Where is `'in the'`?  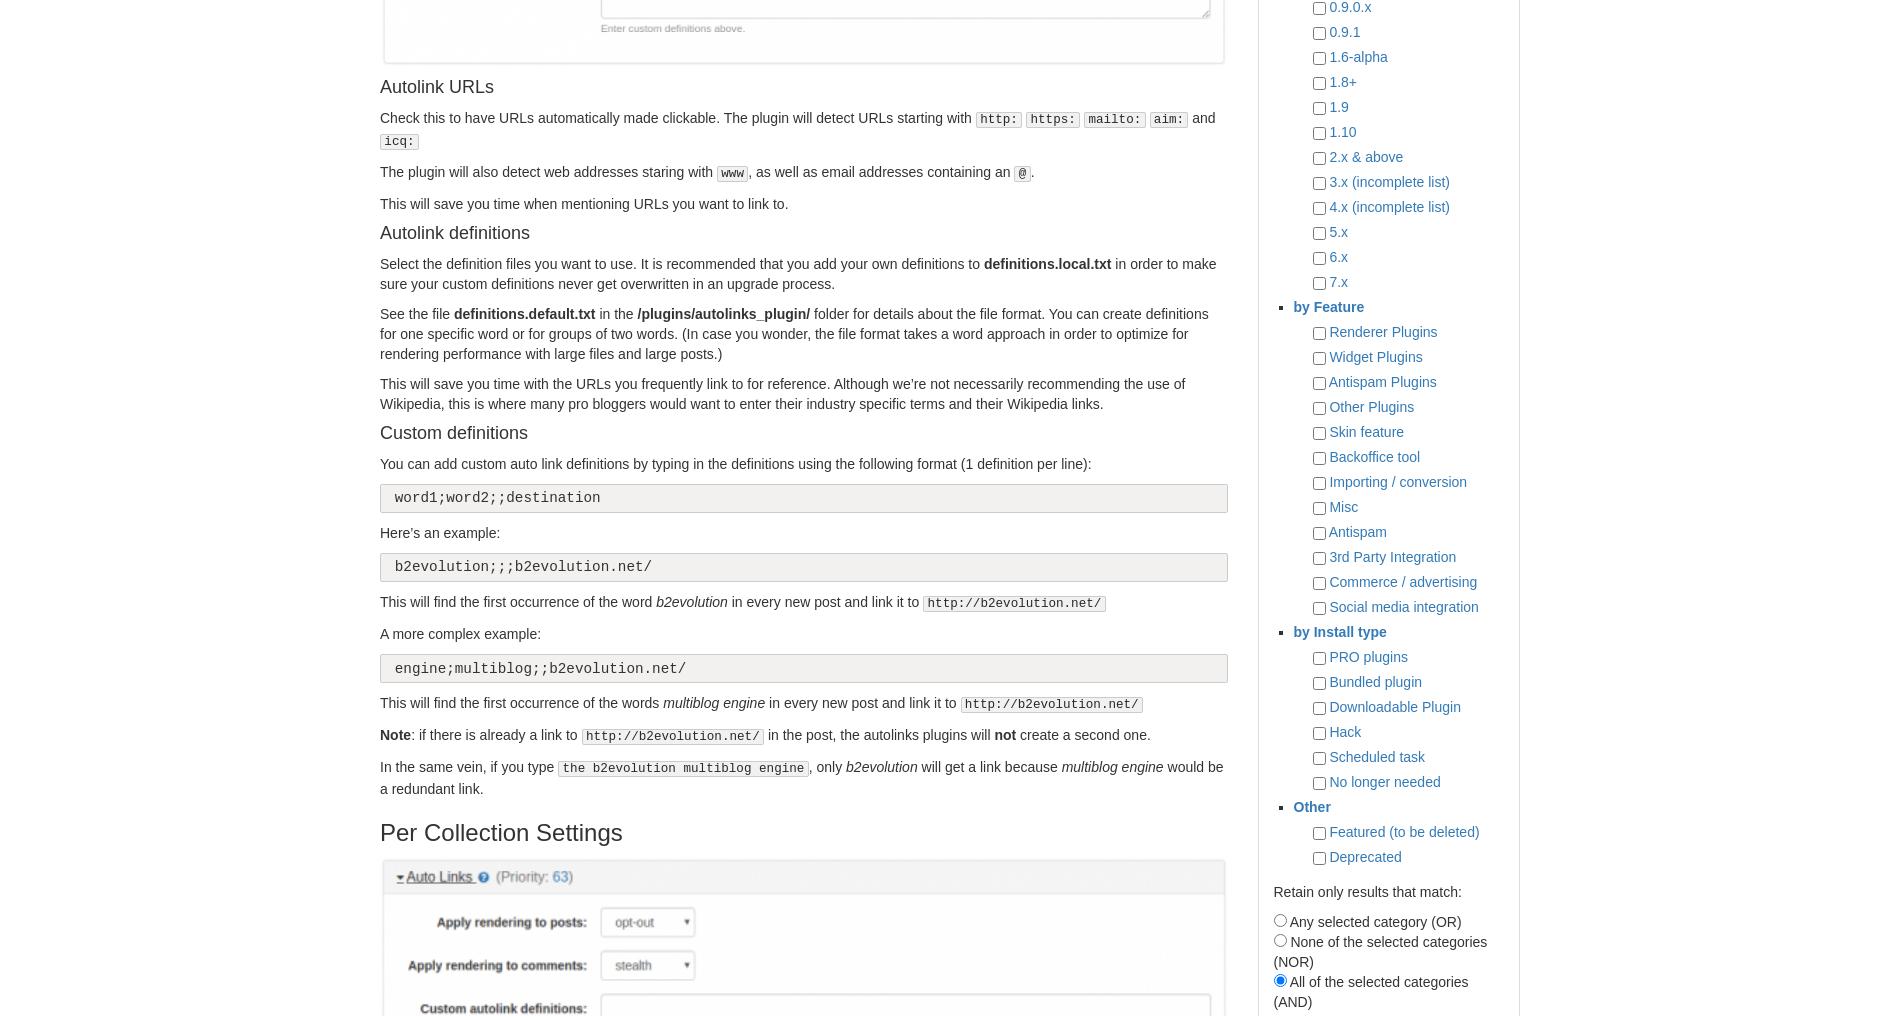 'in the' is located at coordinates (615, 312).